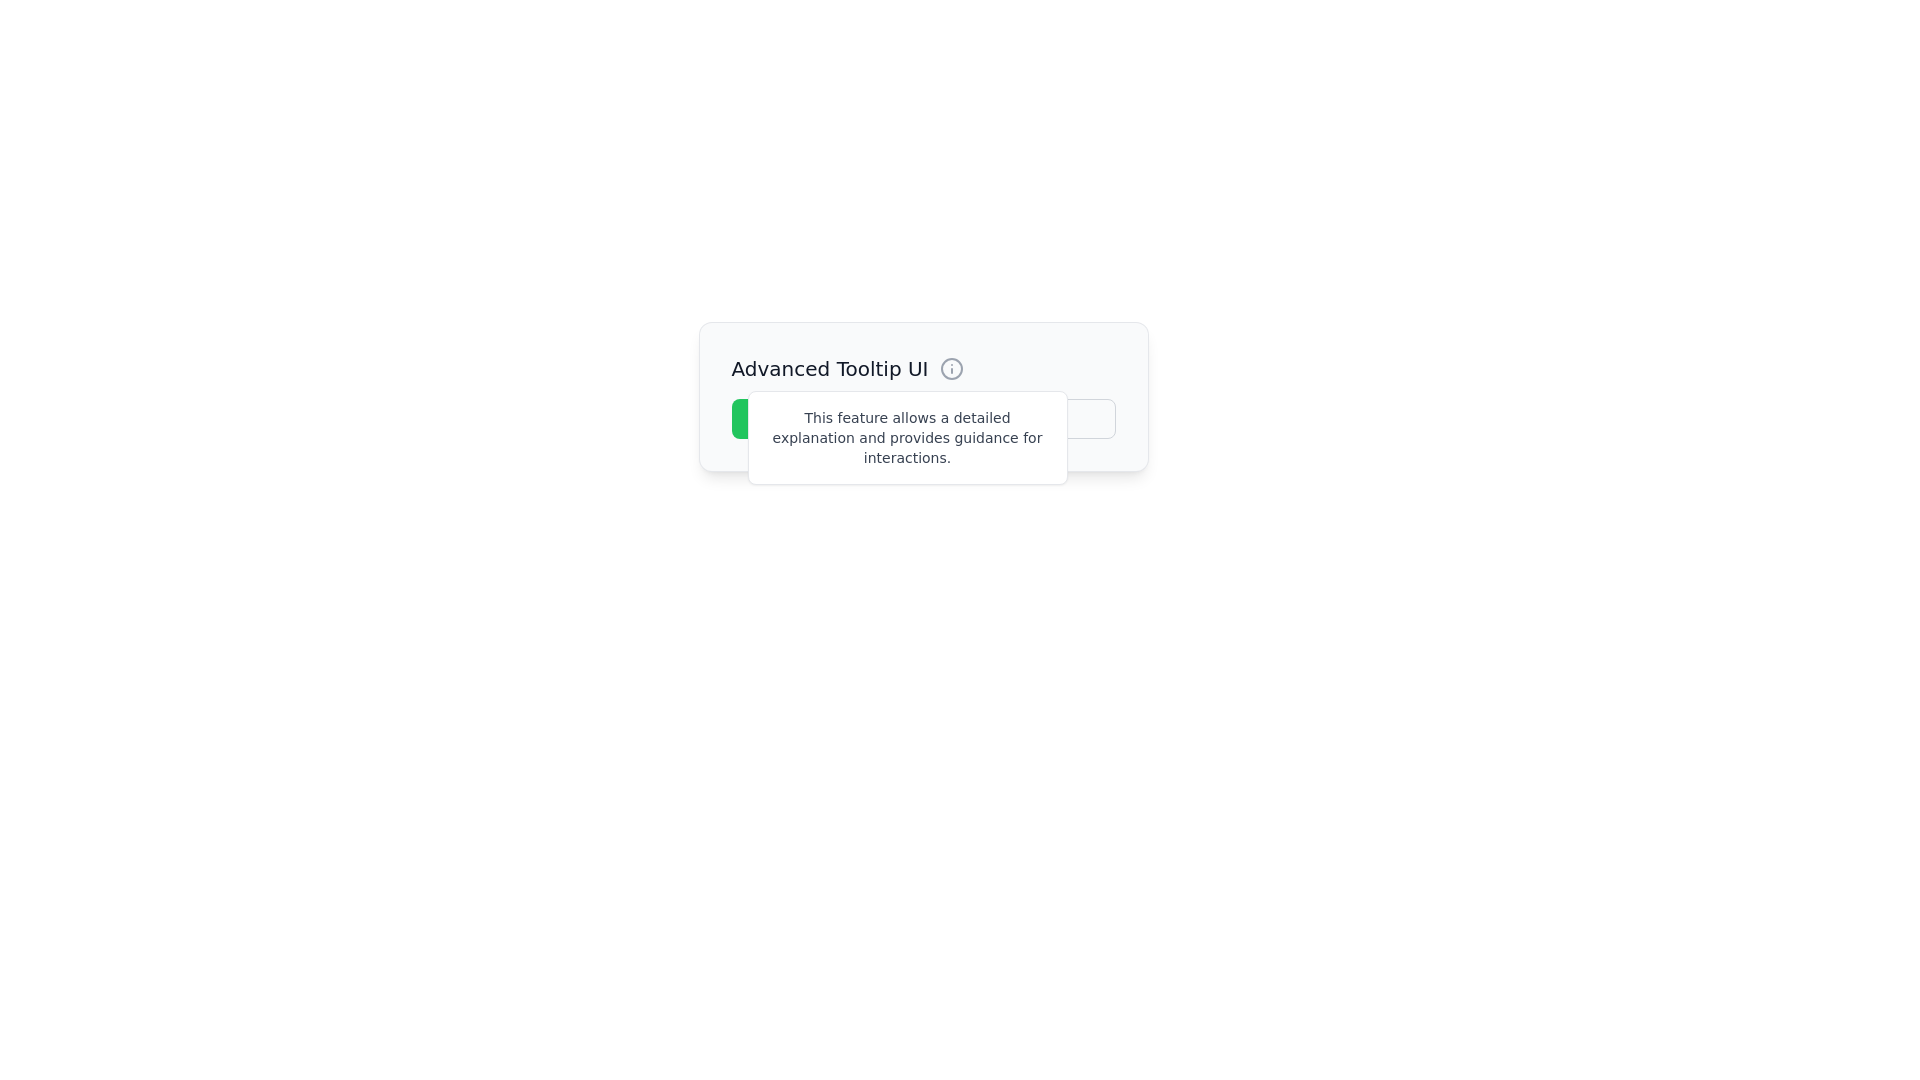  Describe the element at coordinates (951, 369) in the screenshot. I see `the Information Icon, which is styled with a circular outline and contains a vertical line and dot, located to the right of the 'Advanced Tooltip UI' text` at that location.